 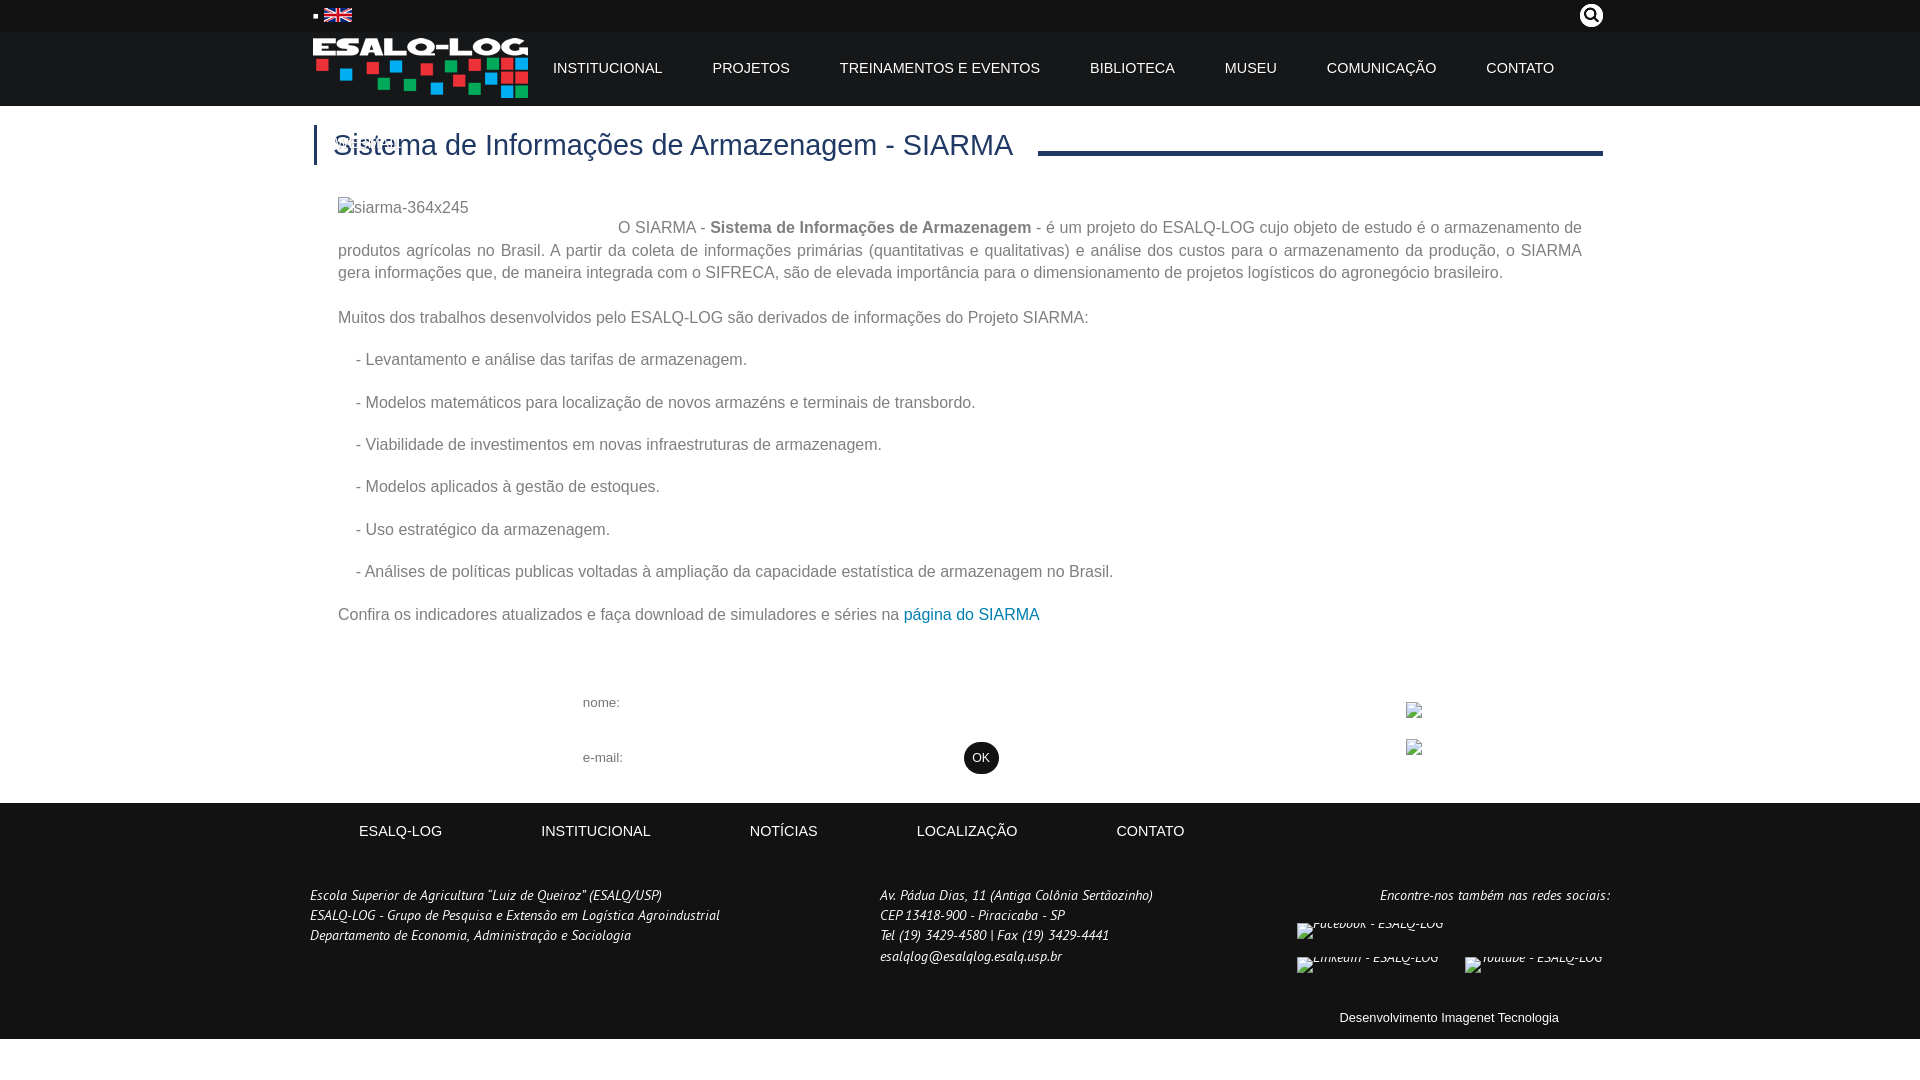 What do you see at coordinates (528, 67) in the screenshot?
I see `'INSTITUCIONAL'` at bounding box center [528, 67].